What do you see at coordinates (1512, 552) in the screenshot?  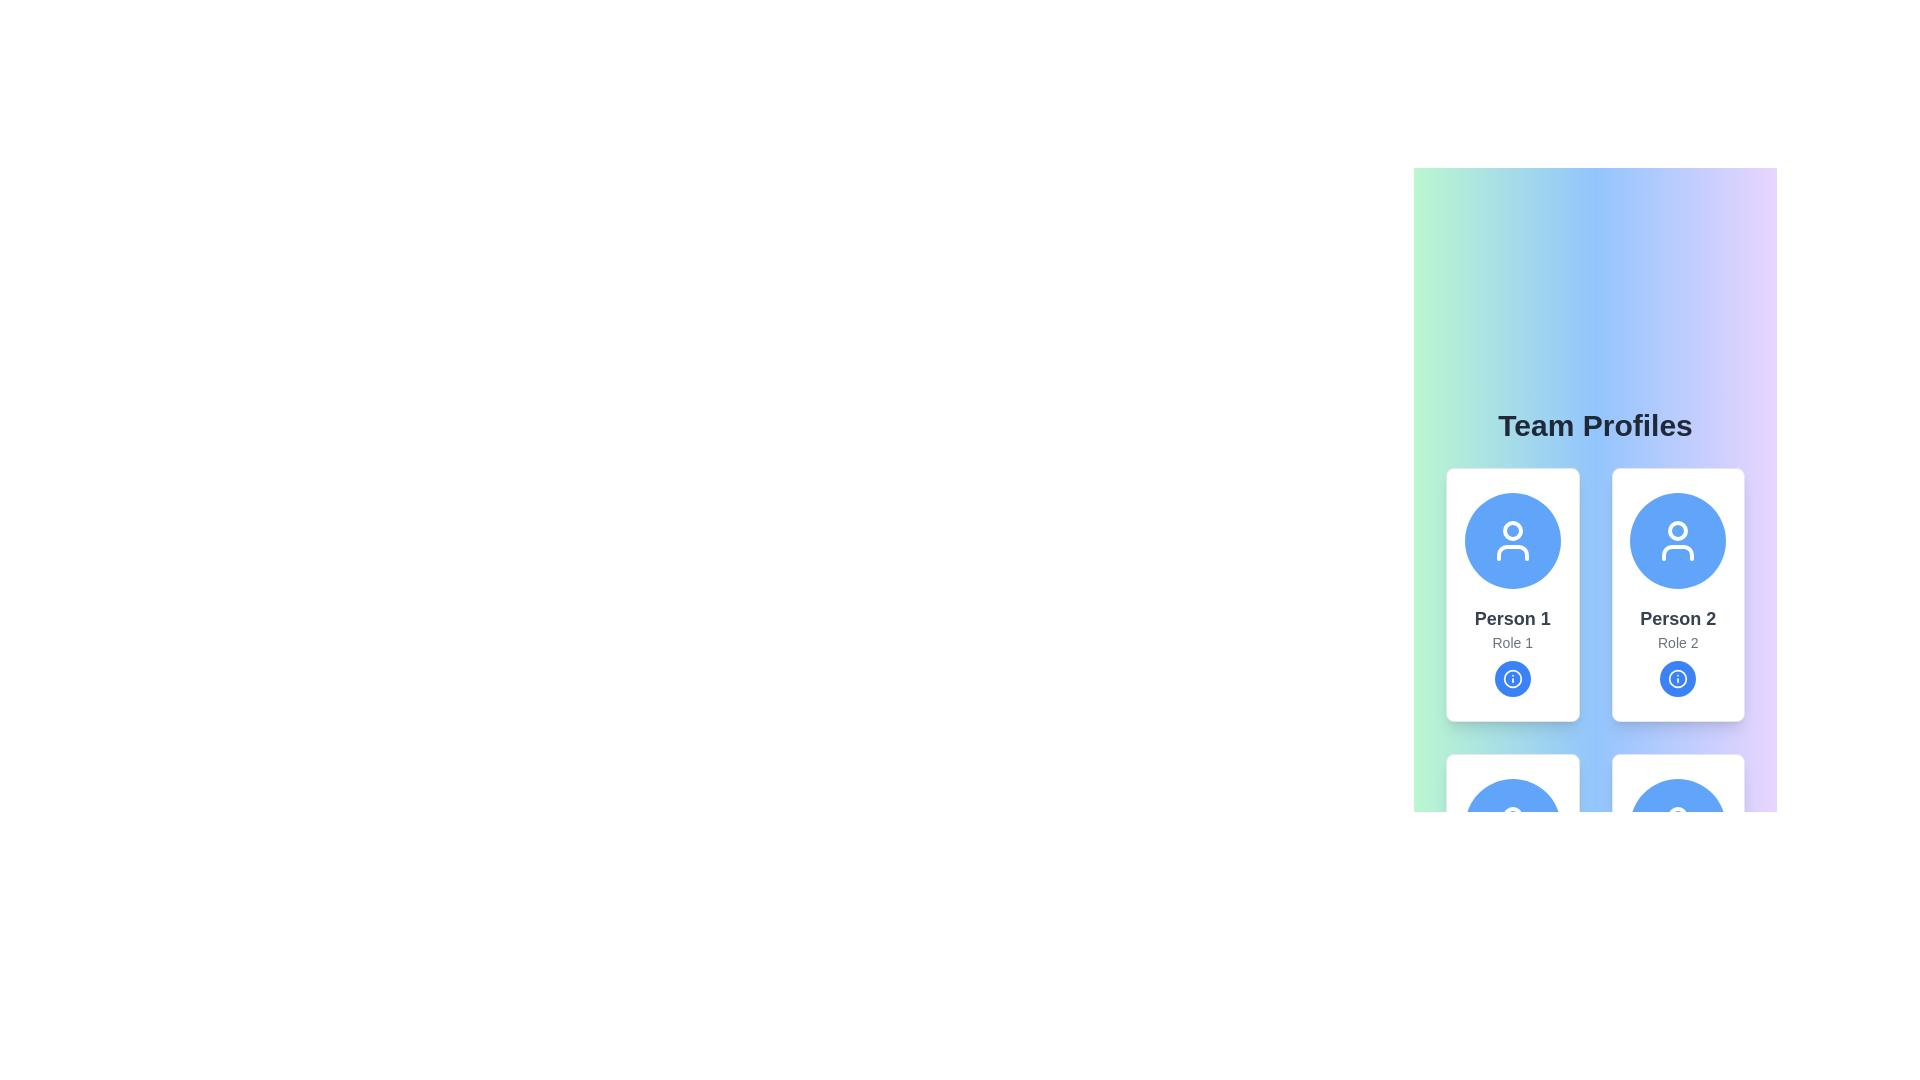 I see `the Icon component in the user's silhouette illustration located in the profile card labeled 'Person 1', positioned at the bottom section of the SVG graphic` at bounding box center [1512, 552].